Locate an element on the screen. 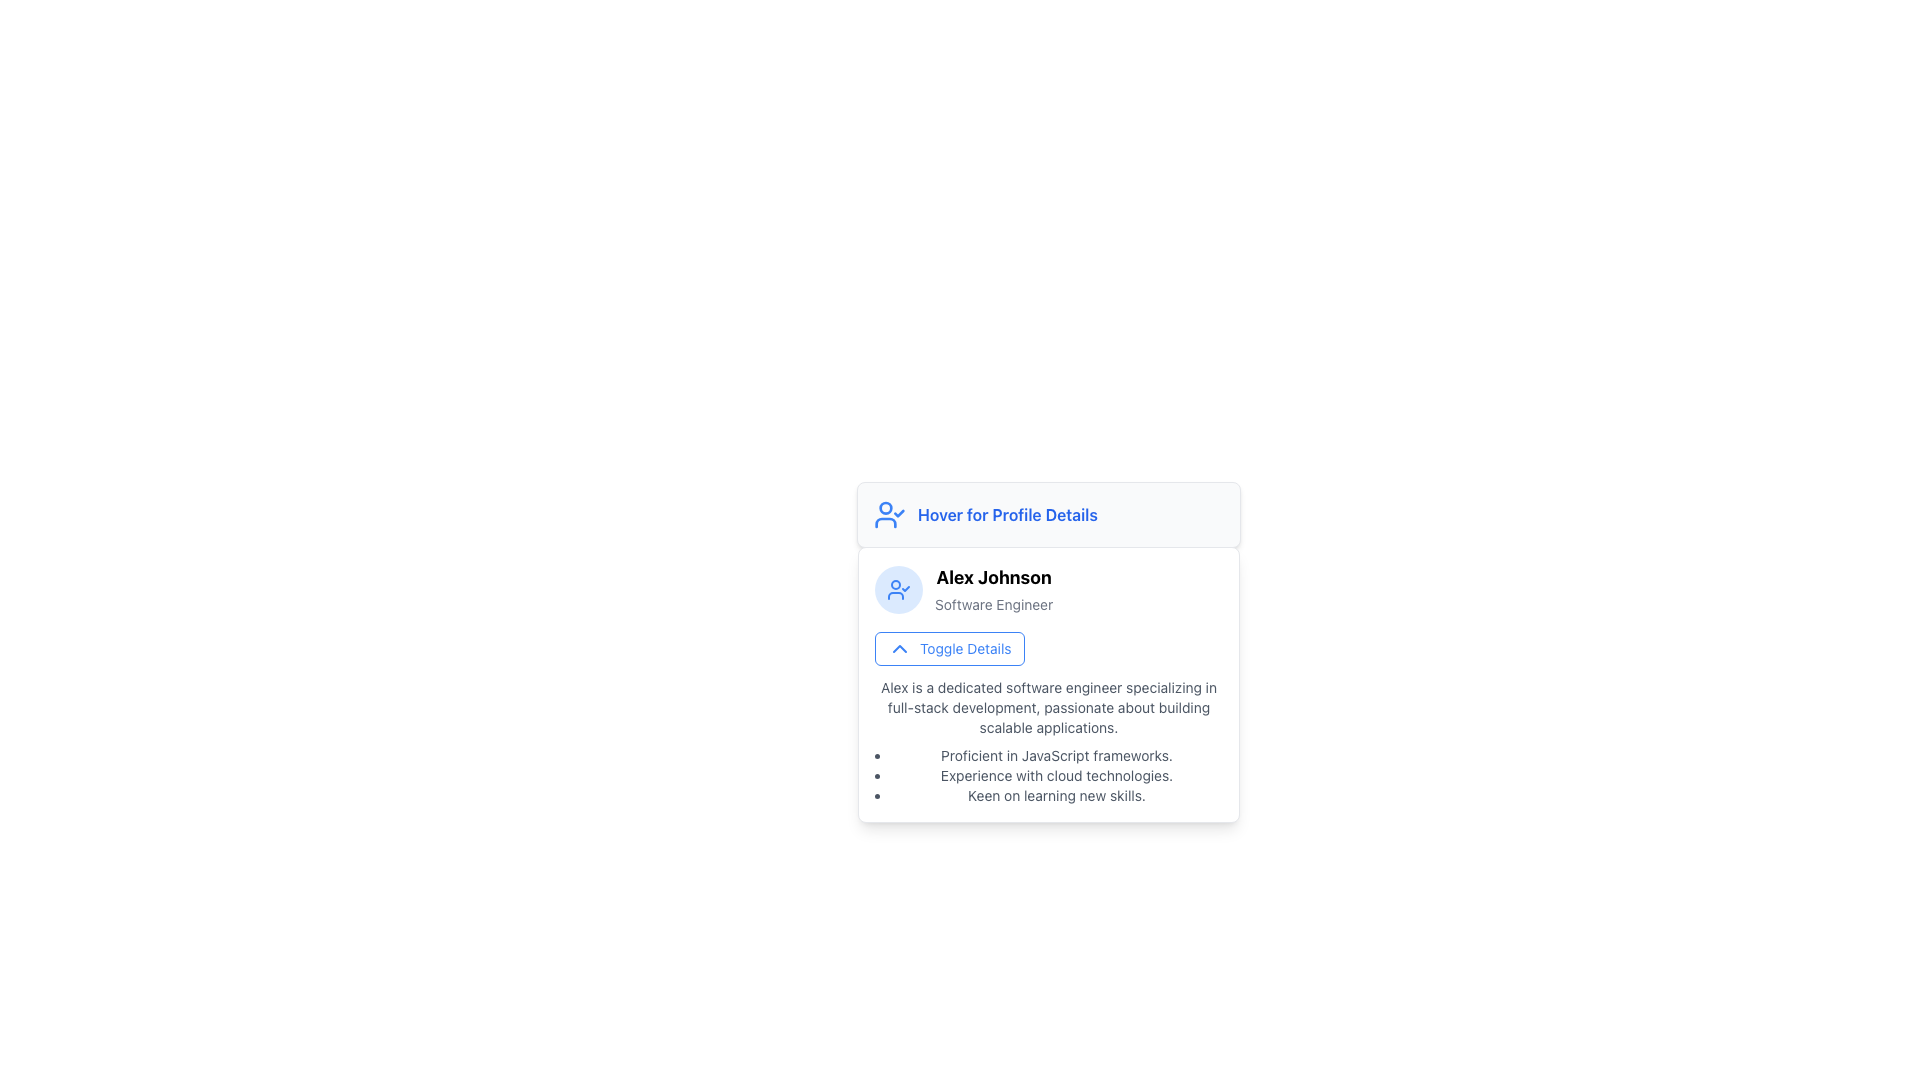  the blue user figure icon with a checkmark, positioned to the left of the text 'Hover for Profile Details' is located at coordinates (888, 514).